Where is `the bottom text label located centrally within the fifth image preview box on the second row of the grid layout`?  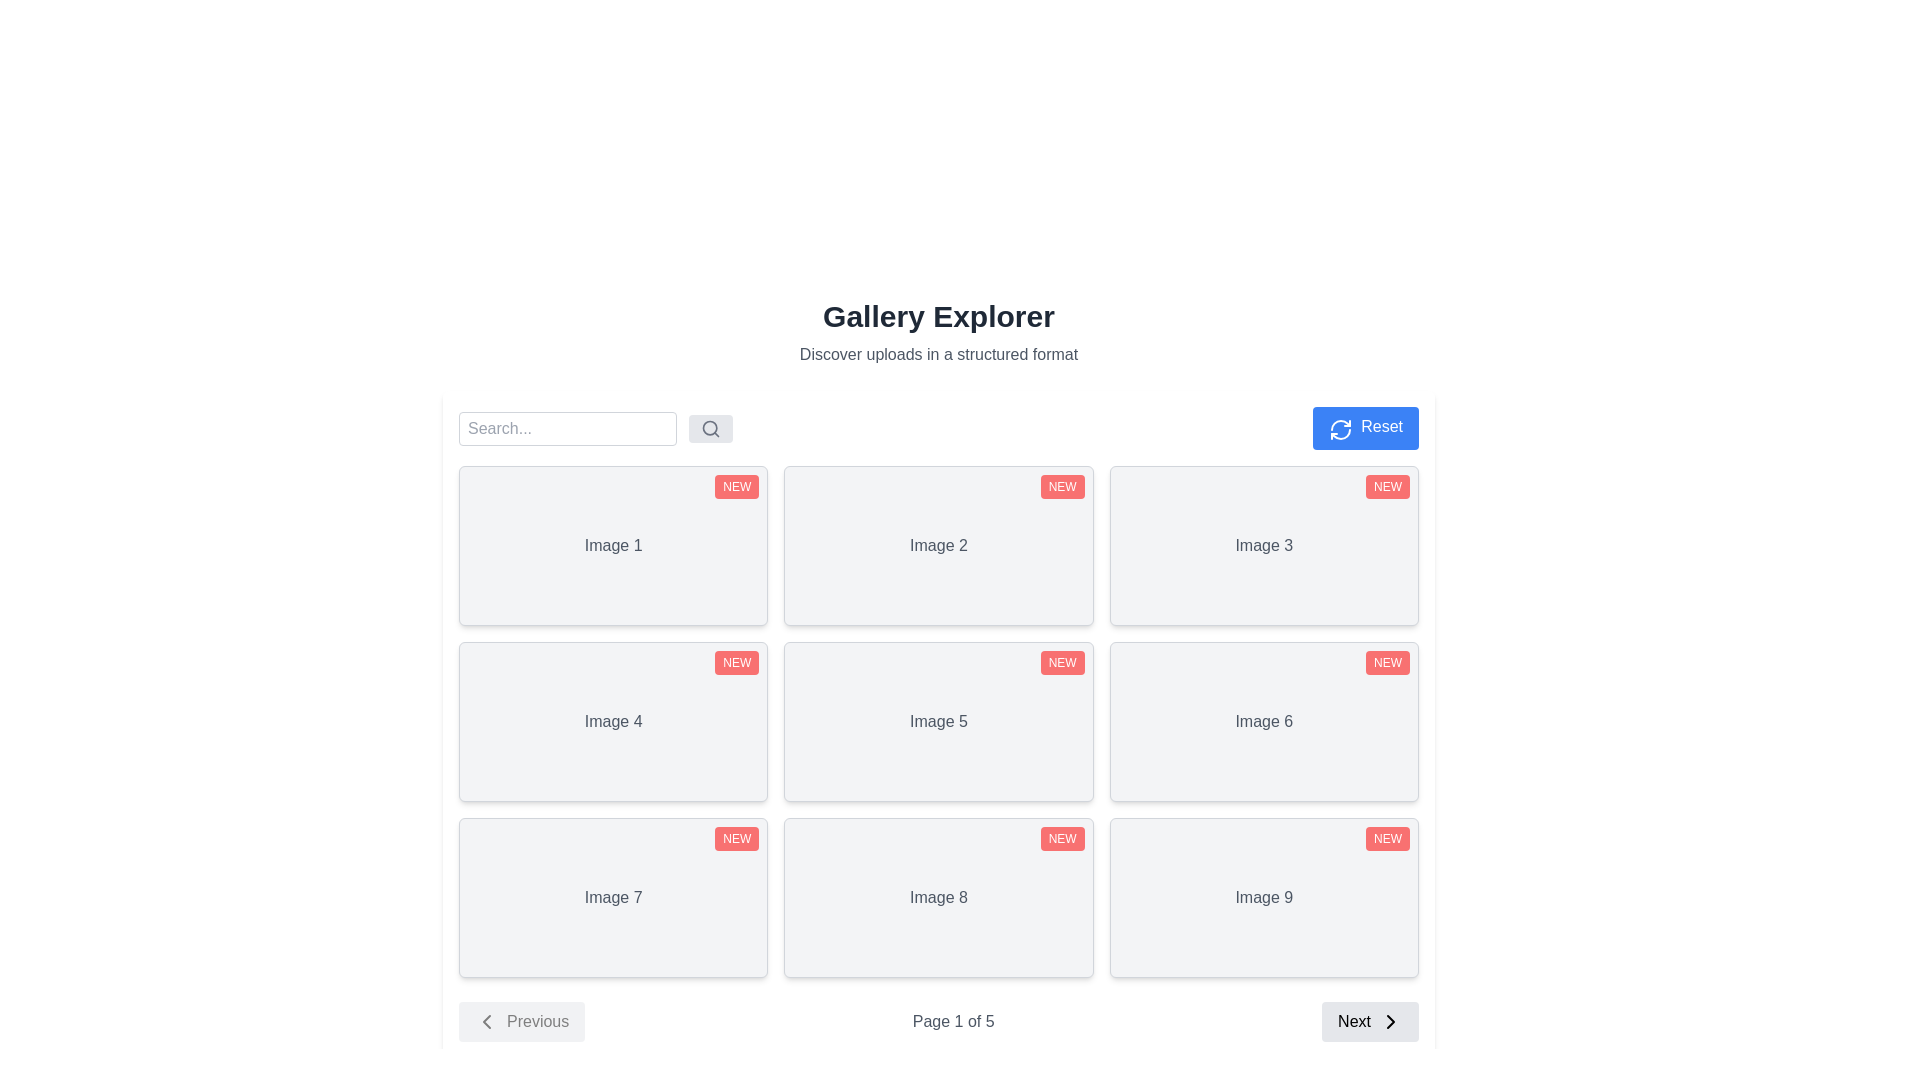
the bottom text label located centrally within the fifth image preview box on the second row of the grid layout is located at coordinates (938, 721).